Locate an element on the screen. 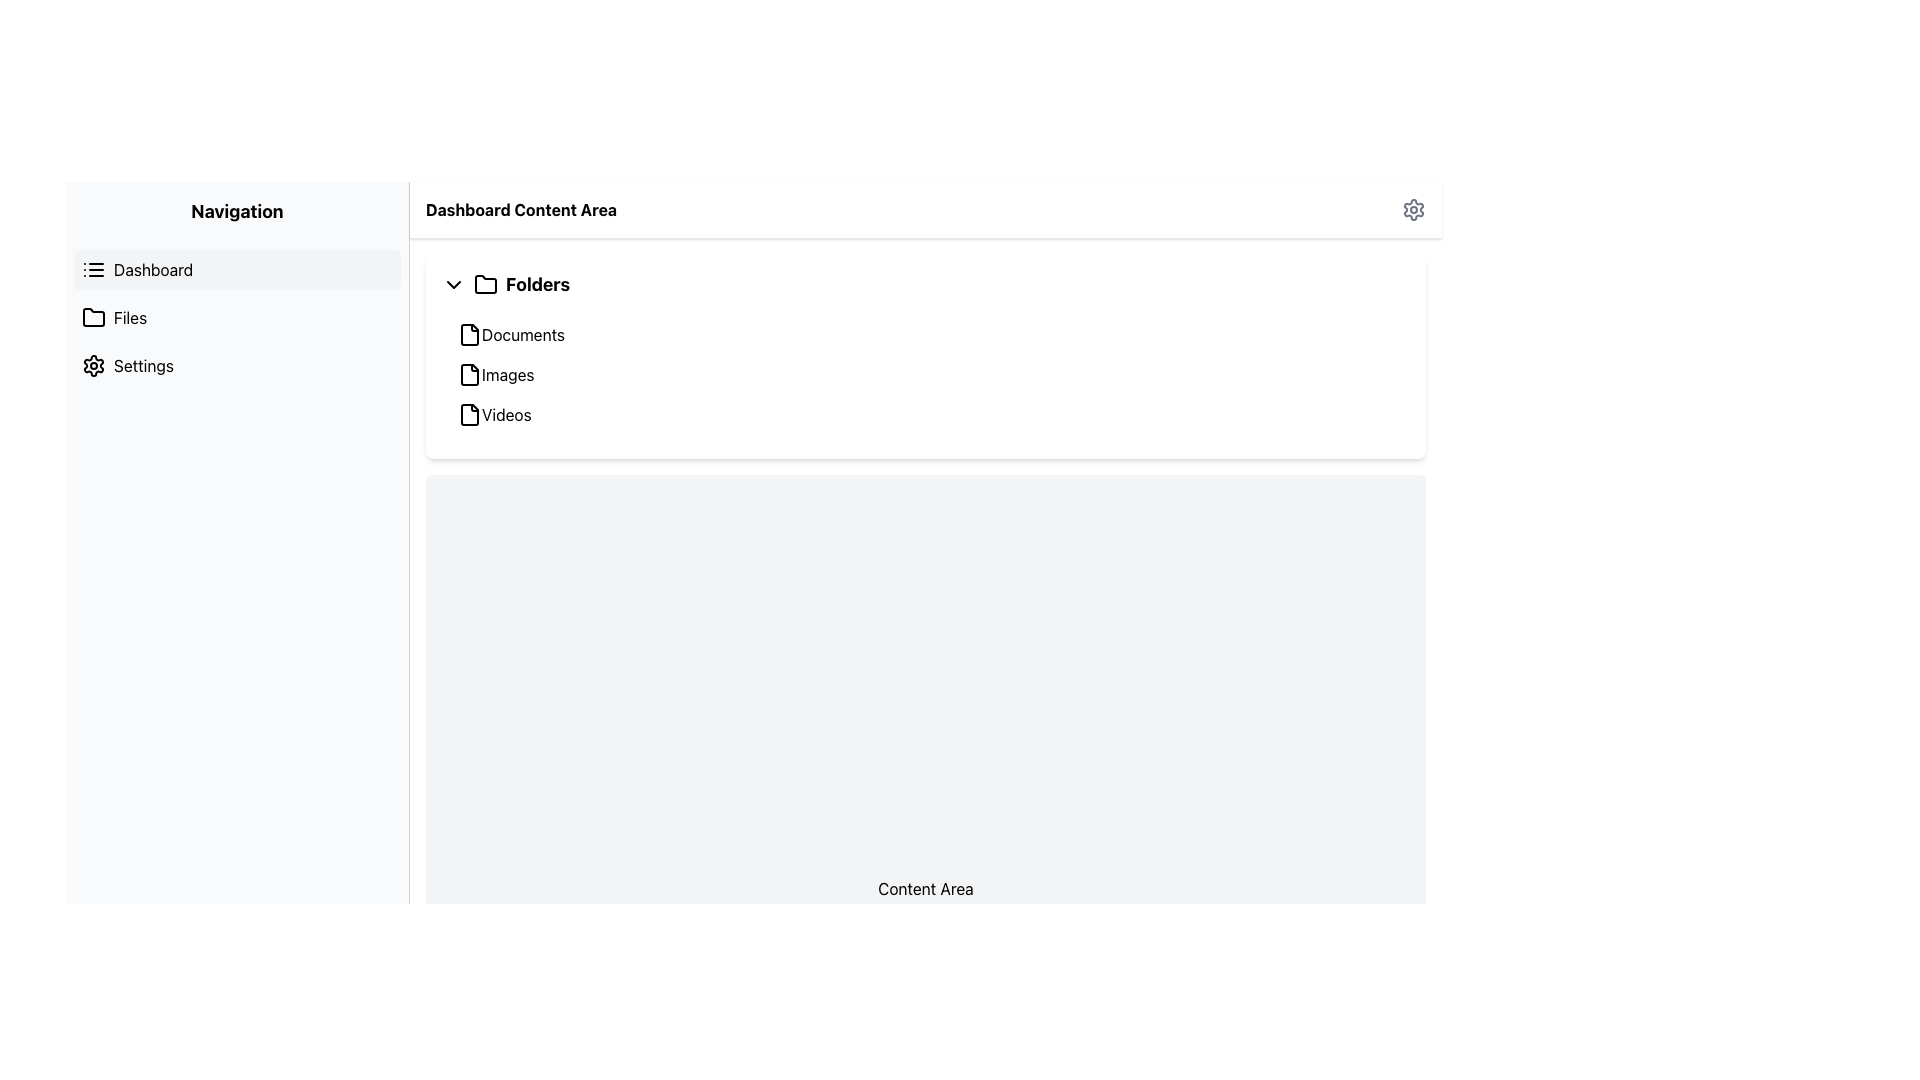  the Settings Icon located at the top left of the navigation sidebar is located at coordinates (93, 366).